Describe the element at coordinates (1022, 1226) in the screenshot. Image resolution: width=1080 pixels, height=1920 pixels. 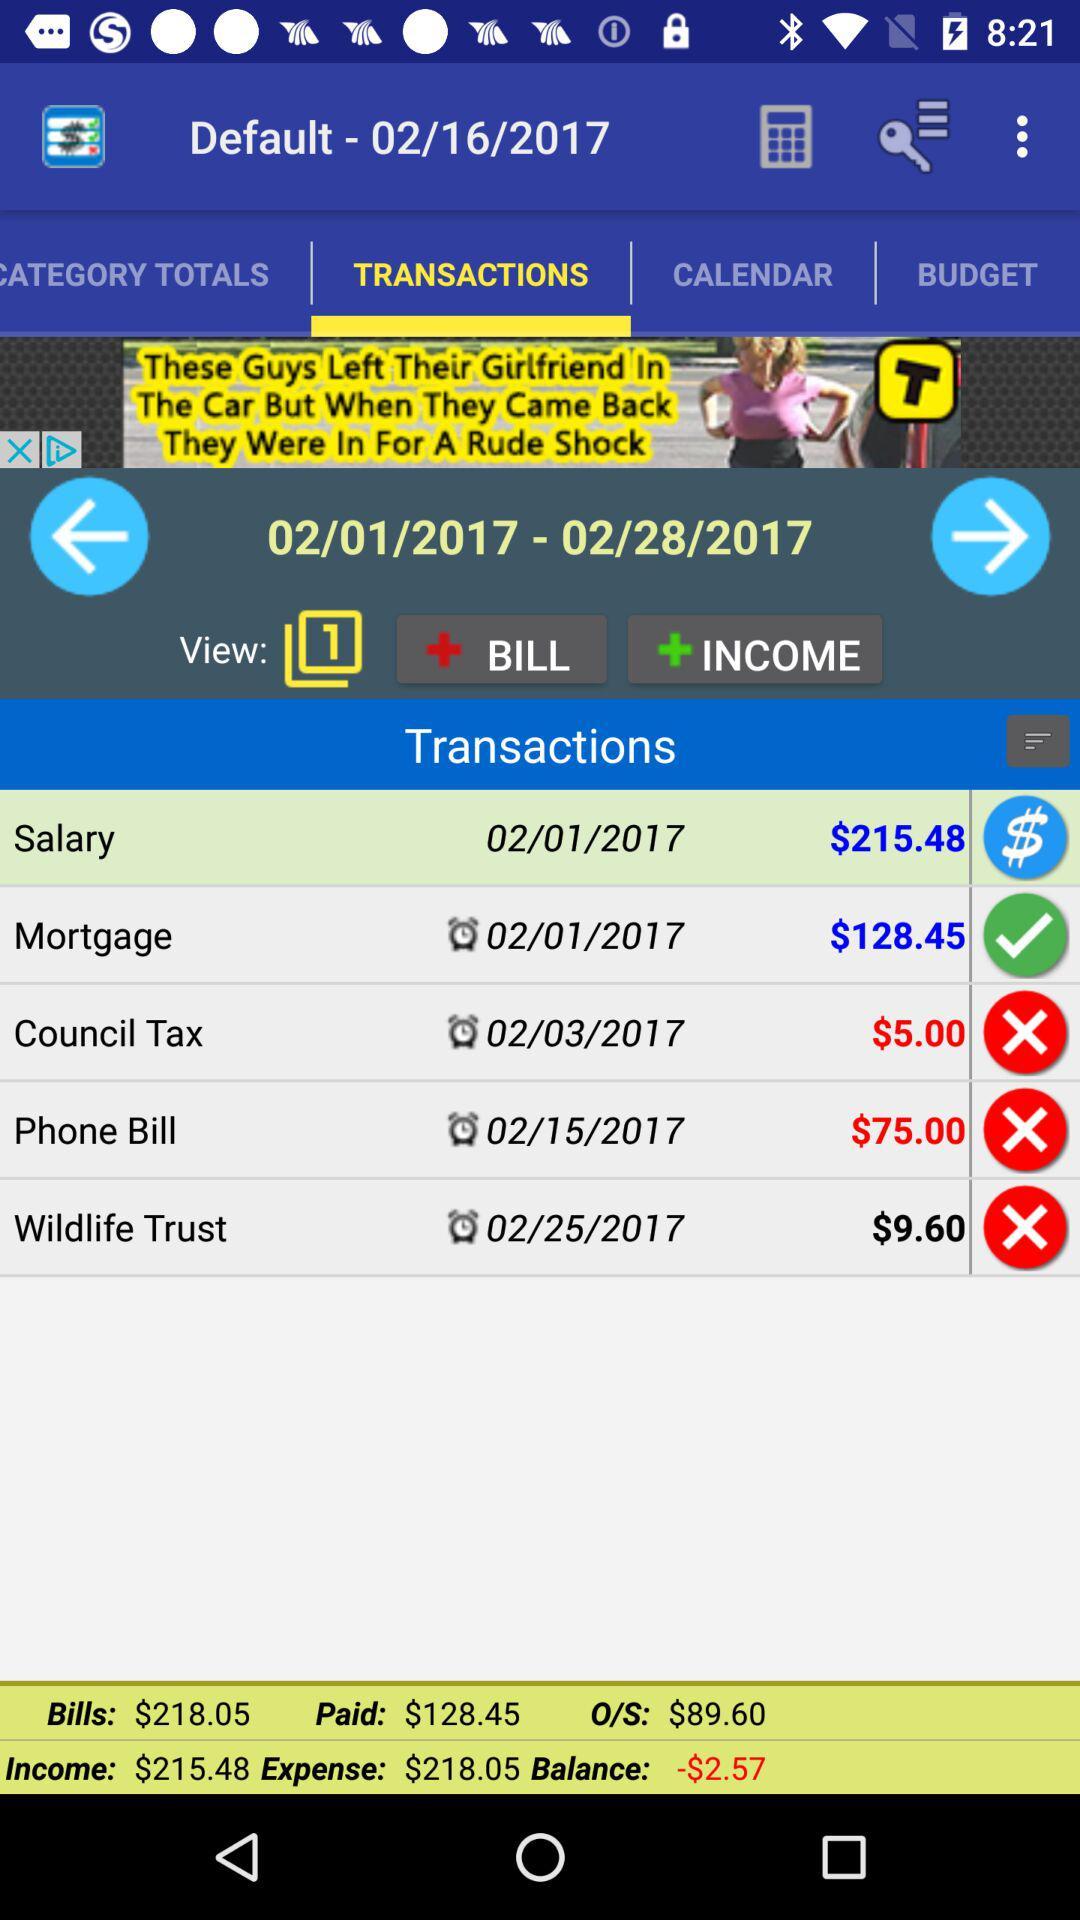
I see `exit wildlife trust` at that location.